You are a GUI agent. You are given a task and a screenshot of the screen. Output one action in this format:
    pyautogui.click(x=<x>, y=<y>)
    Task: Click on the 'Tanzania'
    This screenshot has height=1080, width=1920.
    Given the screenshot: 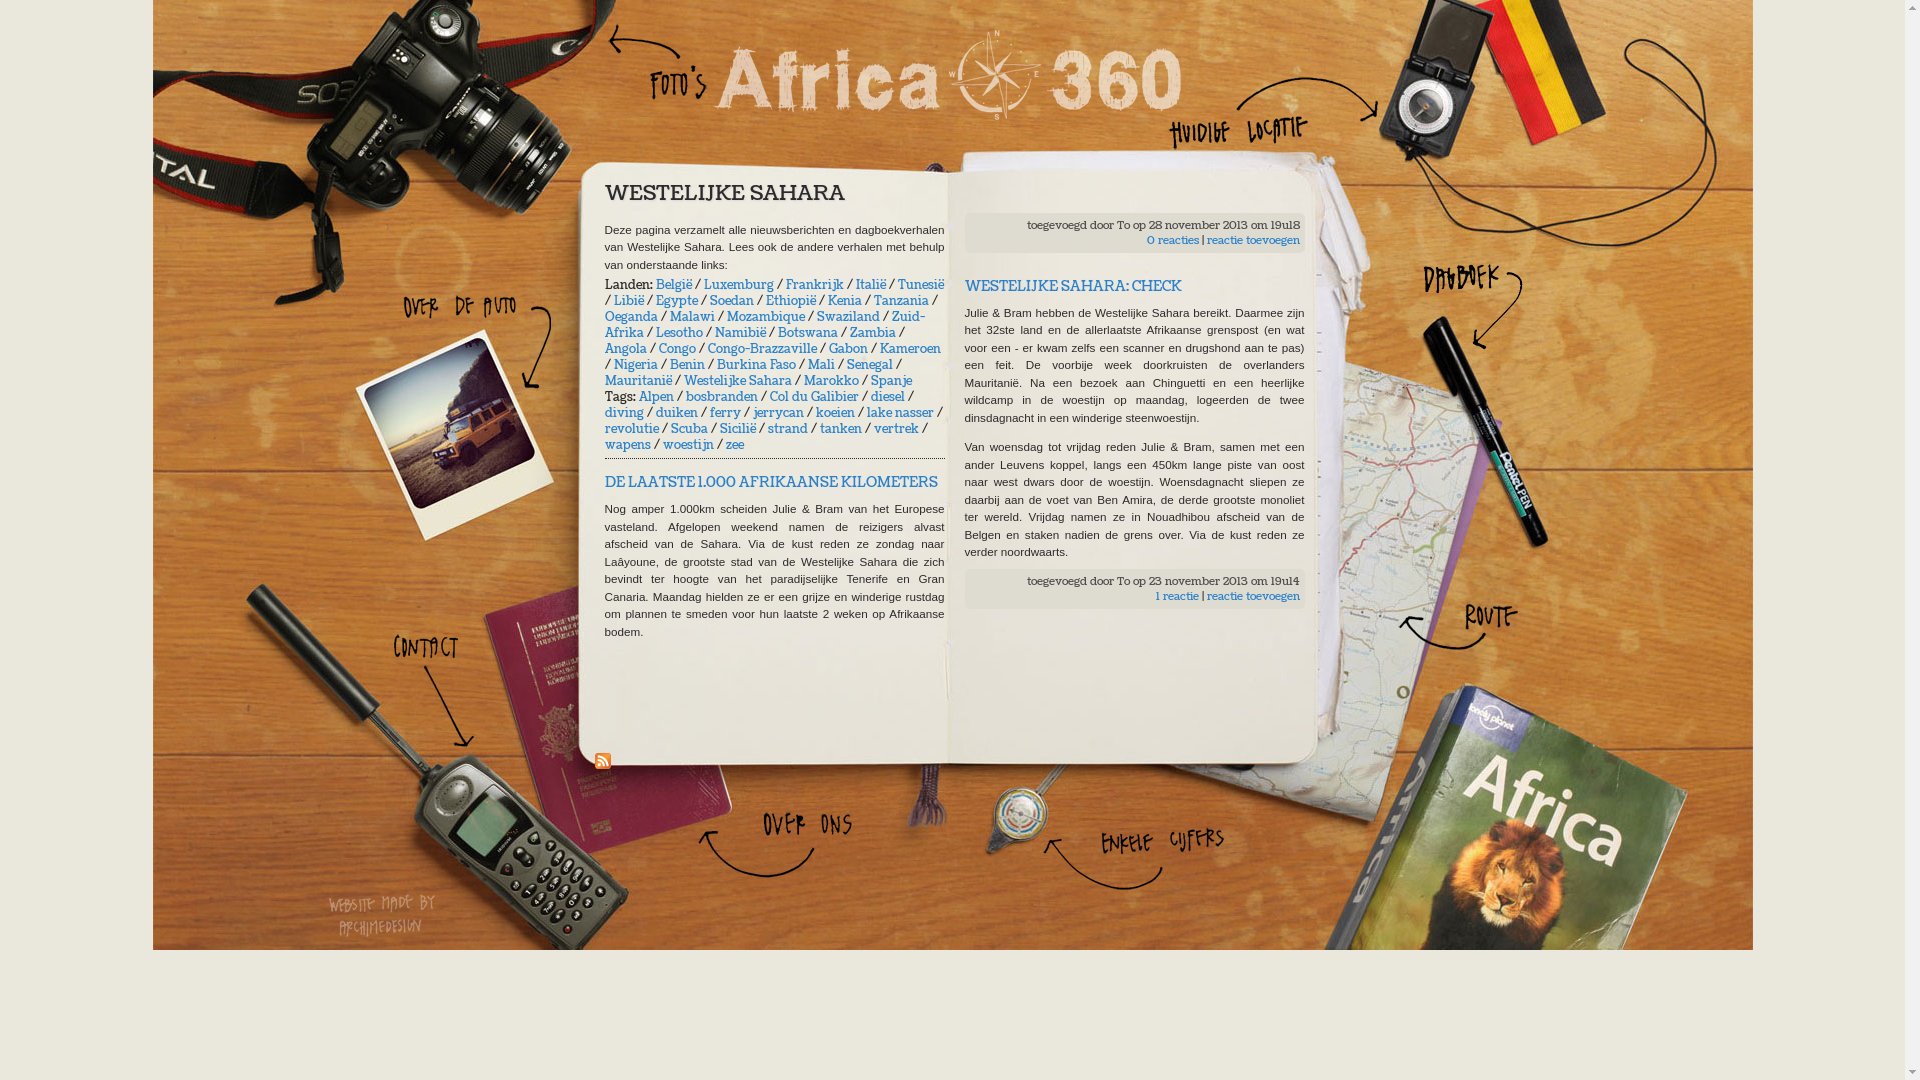 What is the action you would take?
    pyautogui.click(x=900, y=300)
    